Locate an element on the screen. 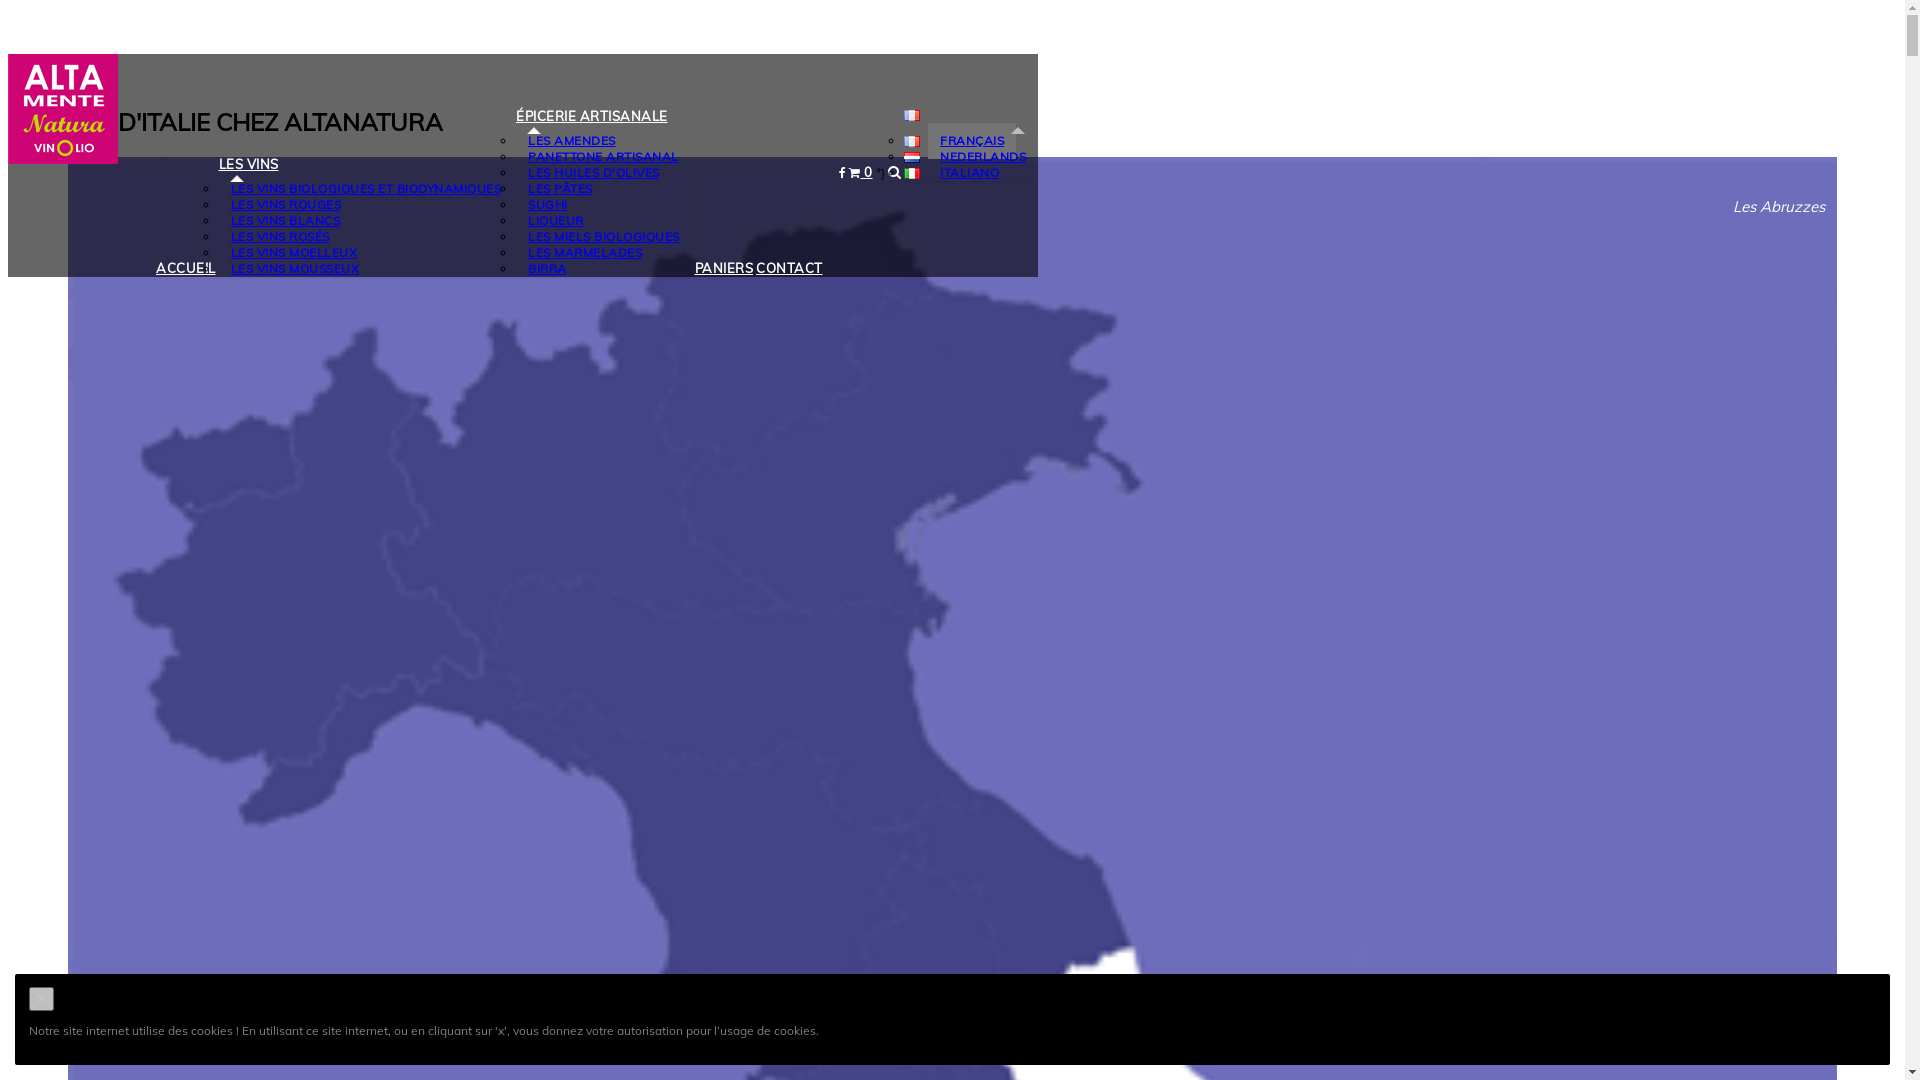  'NEDERLANDS' is located at coordinates (983, 156).